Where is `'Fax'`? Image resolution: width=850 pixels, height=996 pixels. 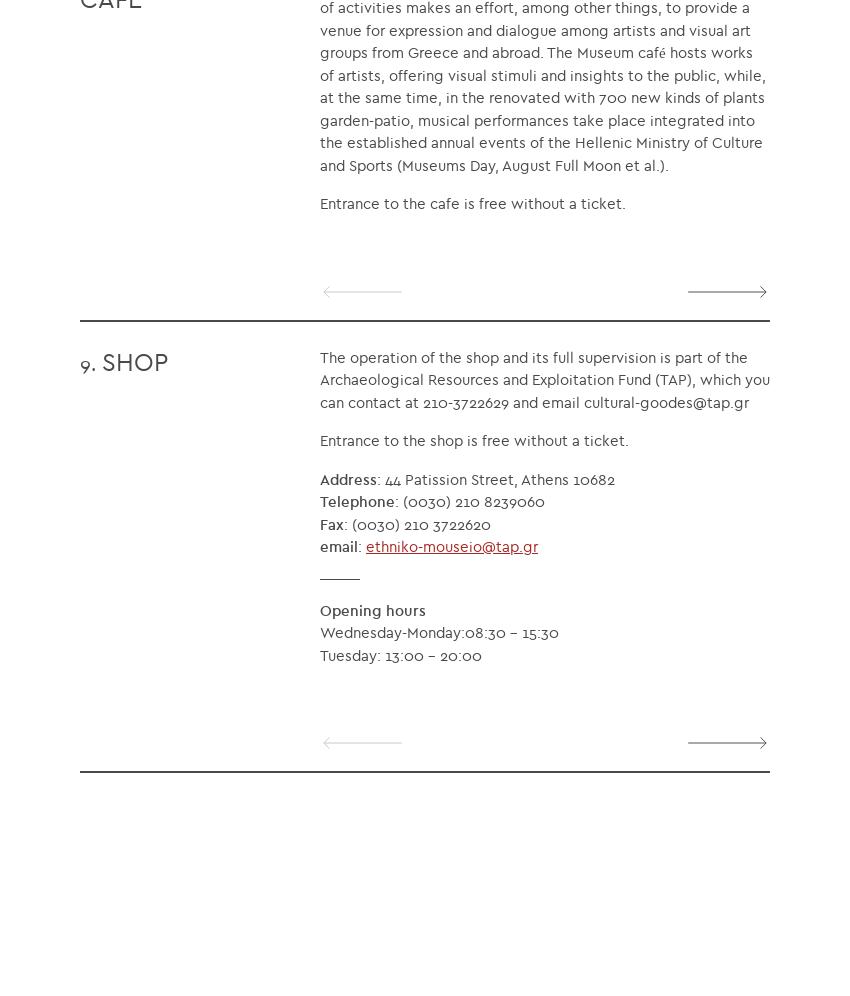 'Fax' is located at coordinates (332, 523).